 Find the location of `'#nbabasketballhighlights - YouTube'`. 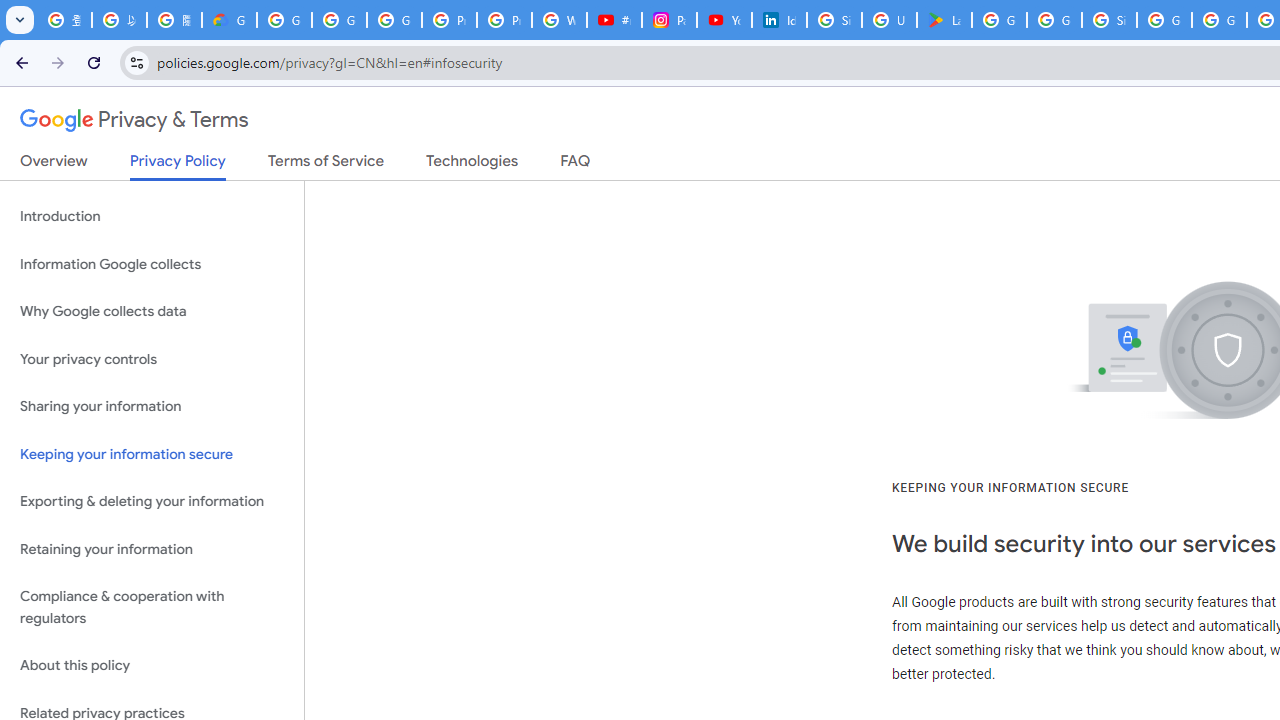

'#nbabasketballhighlights - YouTube' is located at coordinates (614, 20).